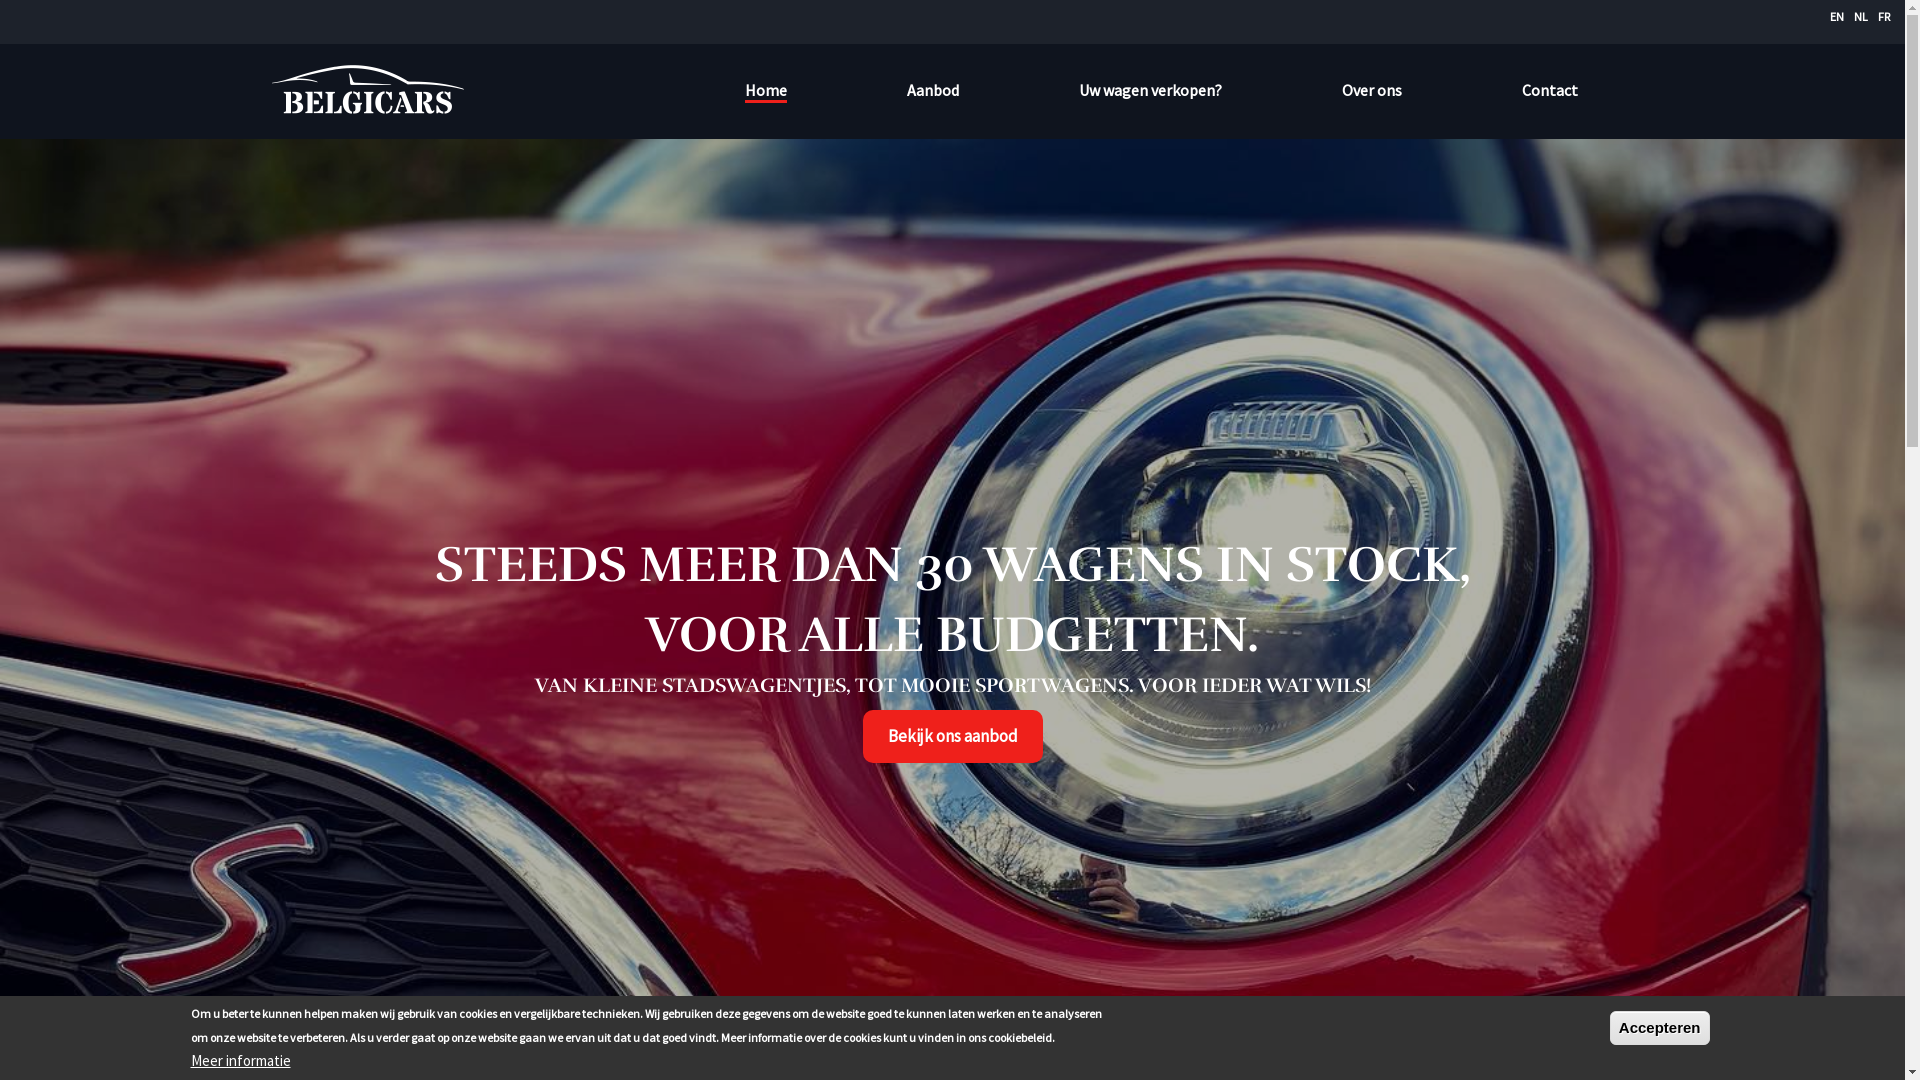 The image size is (1920, 1080). What do you see at coordinates (267, 90) in the screenshot?
I see `'Home'` at bounding box center [267, 90].